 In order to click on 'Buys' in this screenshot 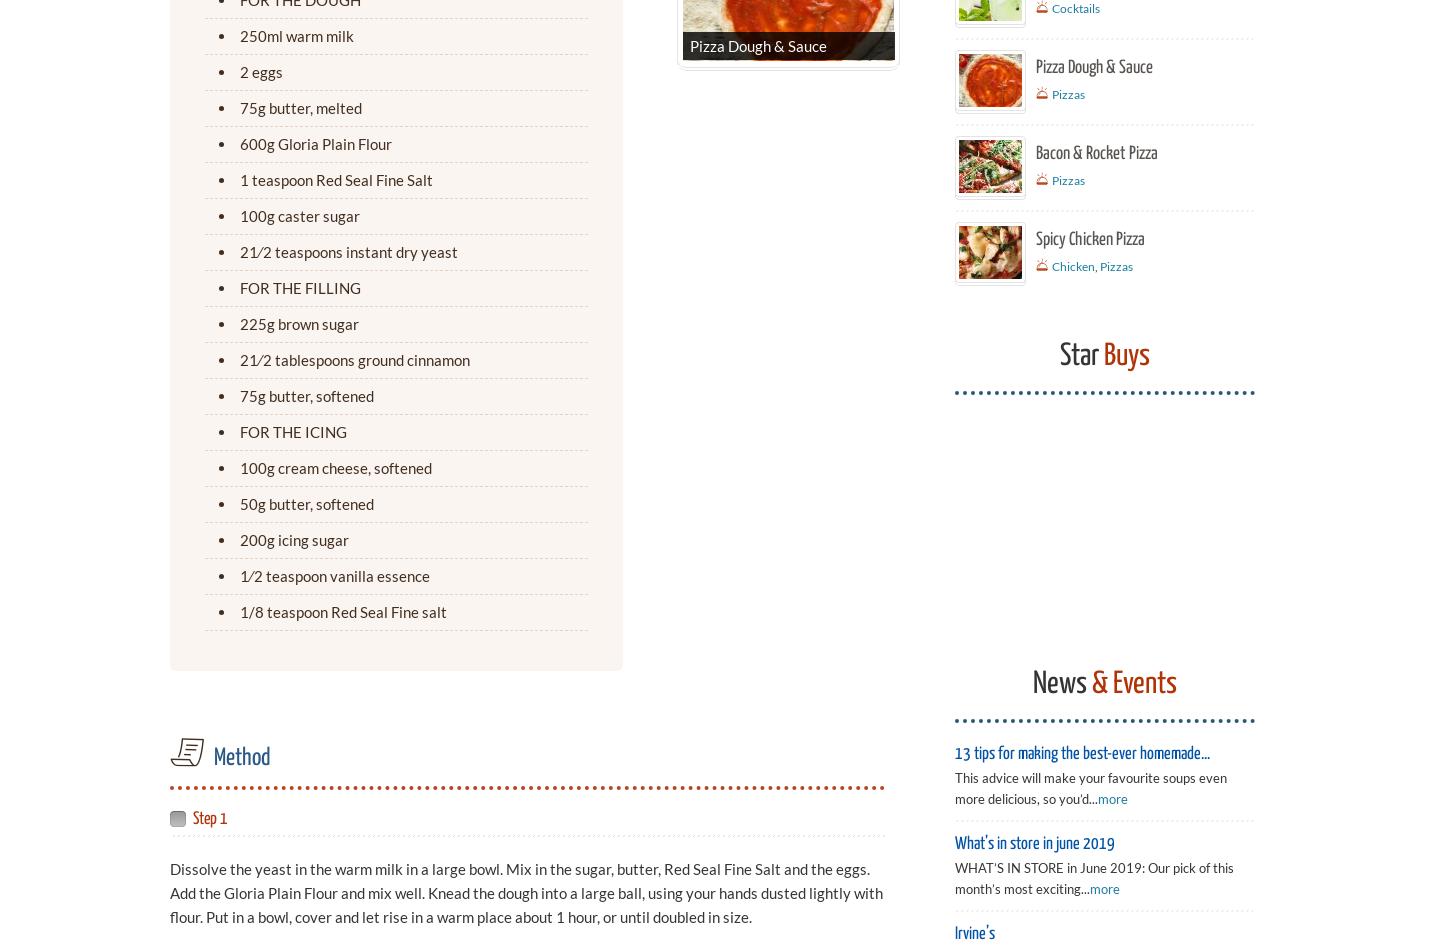, I will do `click(1123, 355)`.